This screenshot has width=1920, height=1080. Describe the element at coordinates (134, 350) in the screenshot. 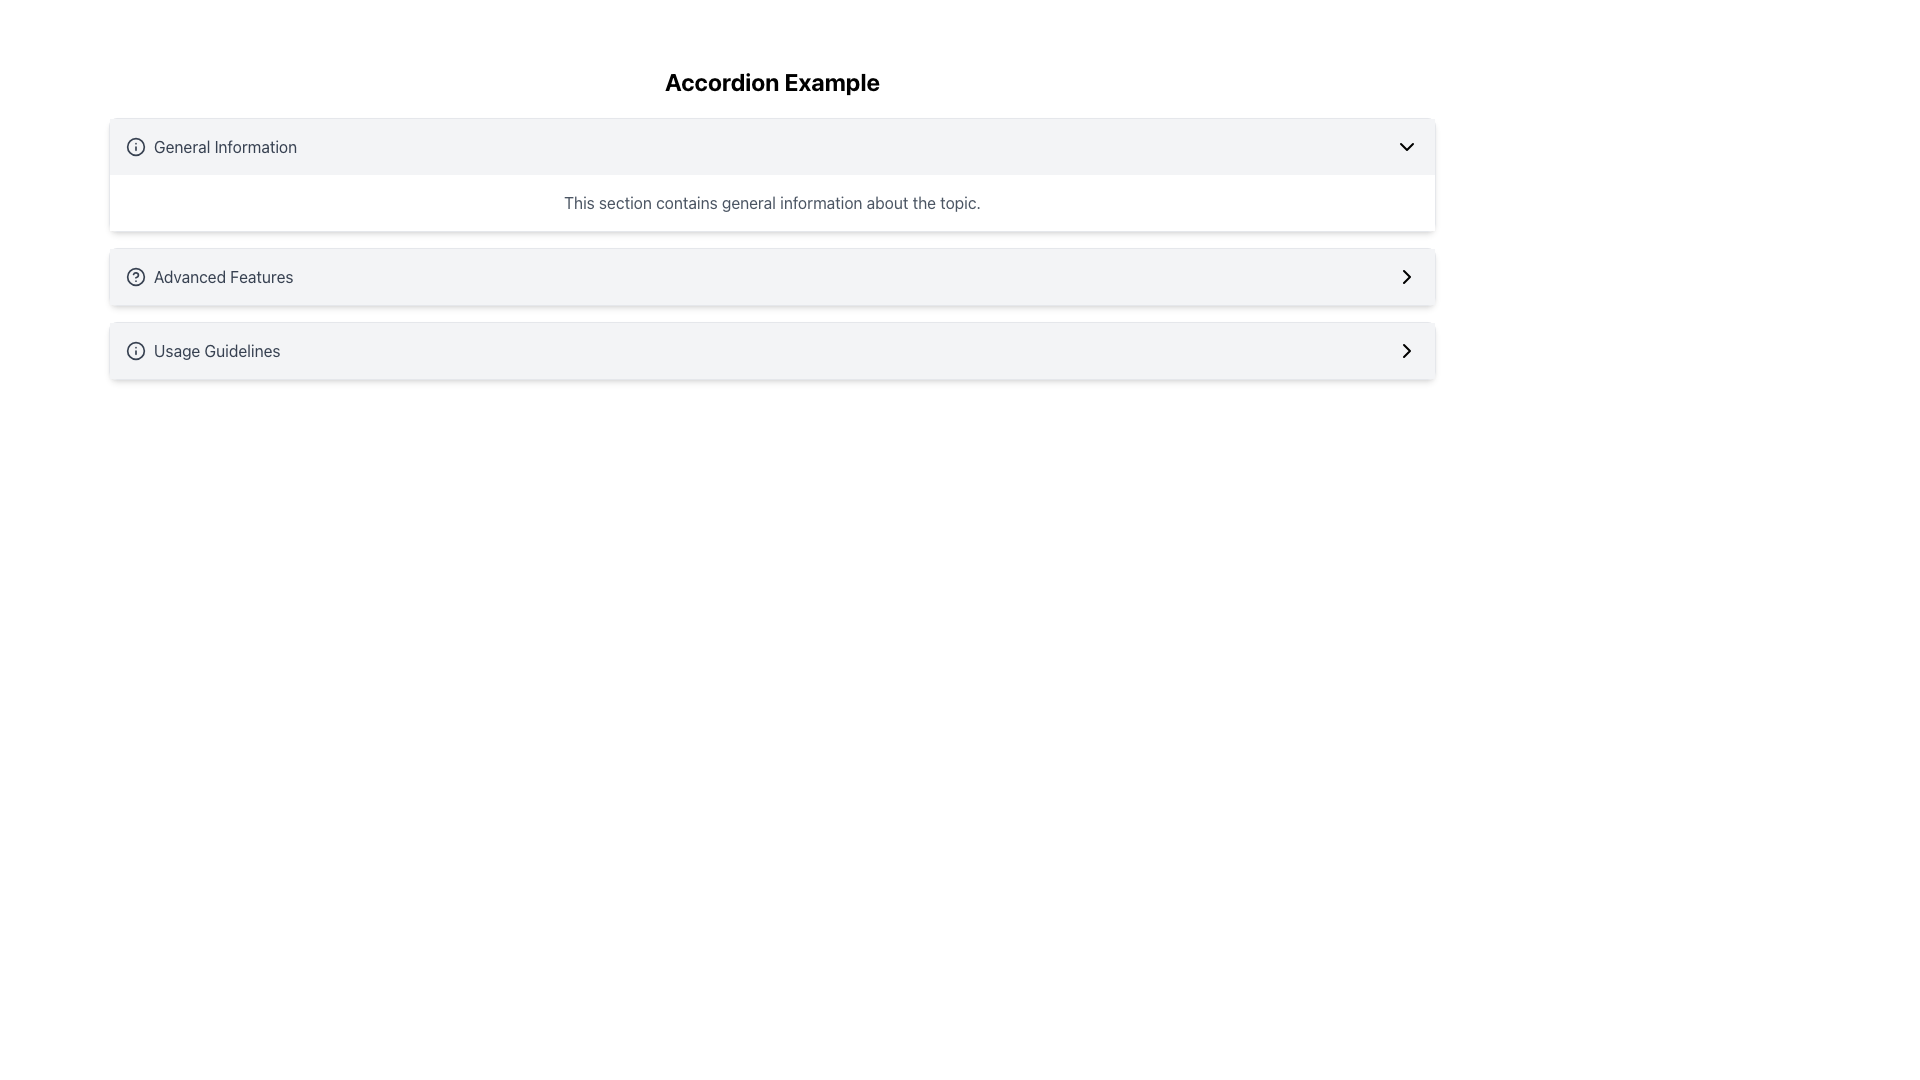

I see `the circular SVG shape that is part of the illustrated info sign at the beginning of the 'Usage Guidelines' section title` at that location.